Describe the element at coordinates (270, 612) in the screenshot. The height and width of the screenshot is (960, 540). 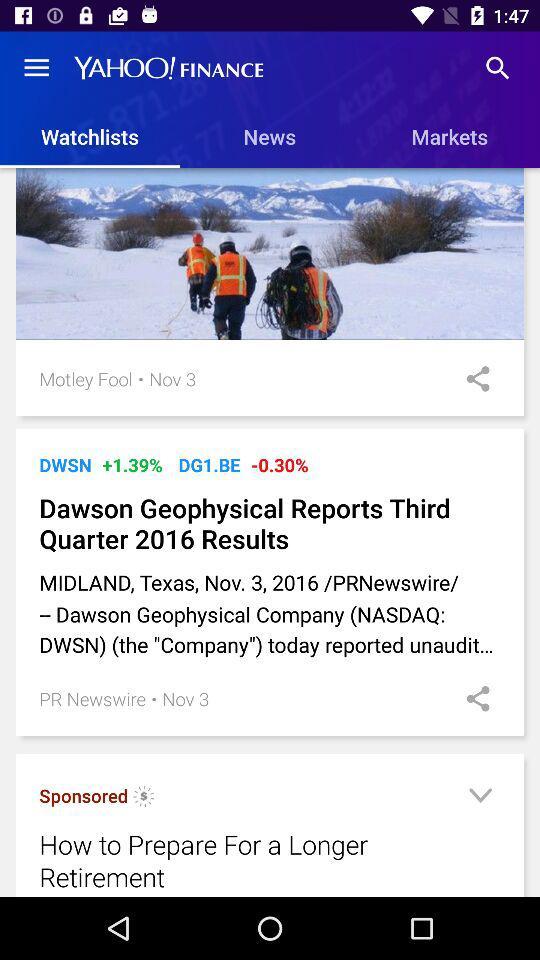
I see `icon below the dawson geophysical reports item` at that location.